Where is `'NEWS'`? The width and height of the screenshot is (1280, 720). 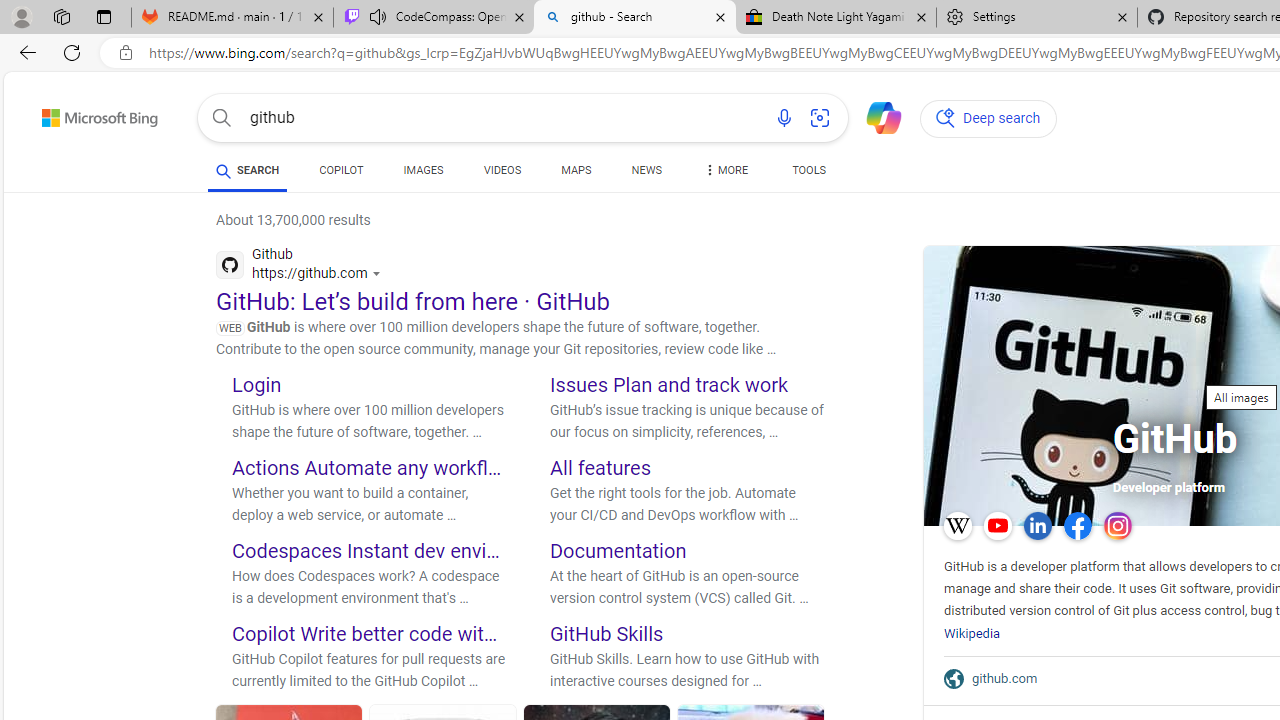 'NEWS' is located at coordinates (646, 172).